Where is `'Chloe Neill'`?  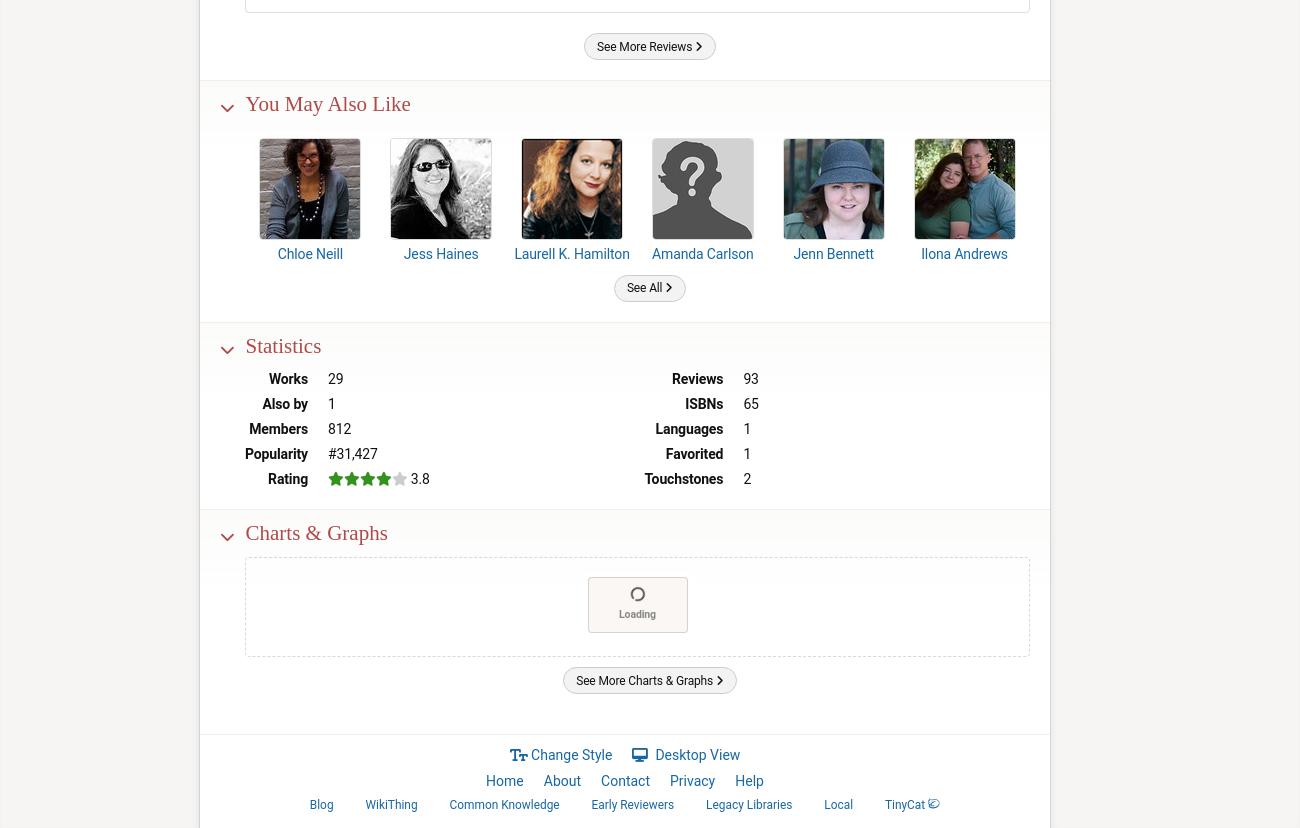 'Chloe Neill' is located at coordinates (310, 252).